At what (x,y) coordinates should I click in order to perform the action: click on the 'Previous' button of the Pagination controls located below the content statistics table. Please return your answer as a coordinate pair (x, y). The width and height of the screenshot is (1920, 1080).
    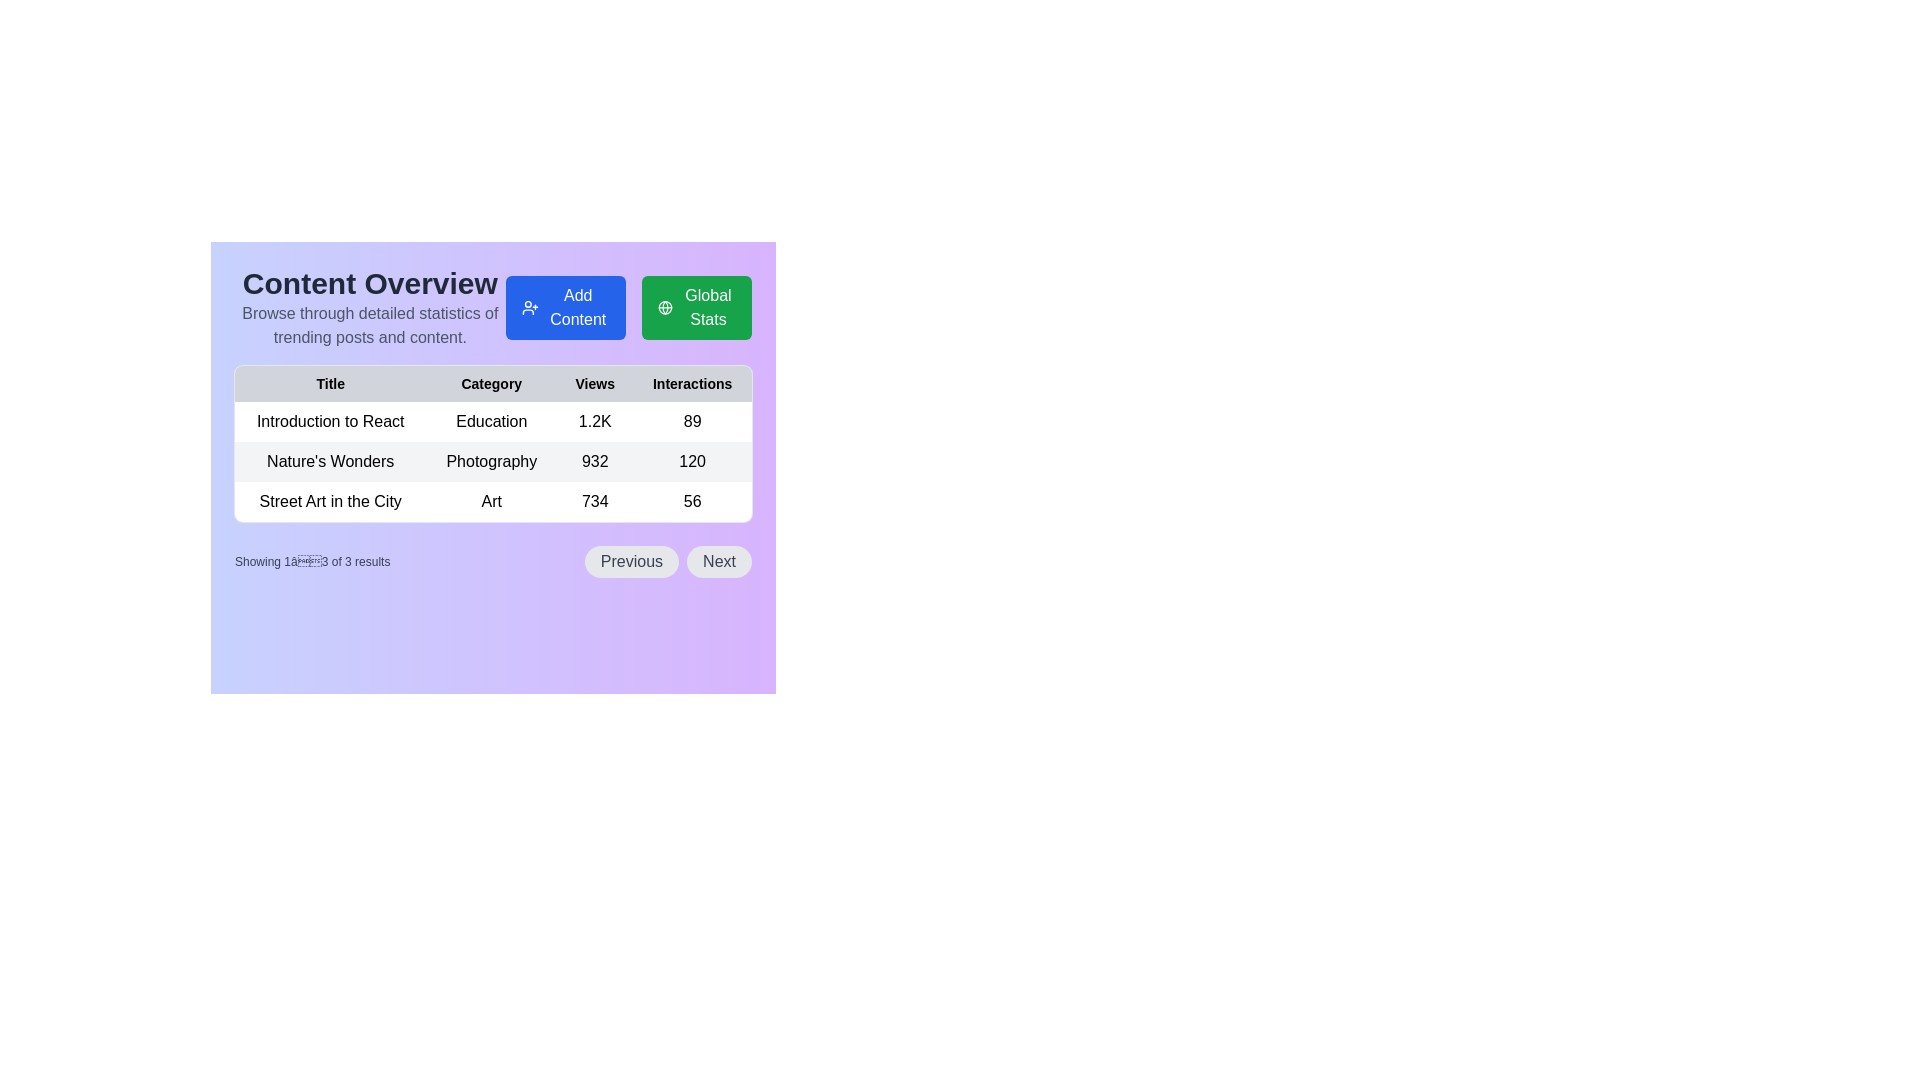
    Looking at the image, I should click on (493, 562).